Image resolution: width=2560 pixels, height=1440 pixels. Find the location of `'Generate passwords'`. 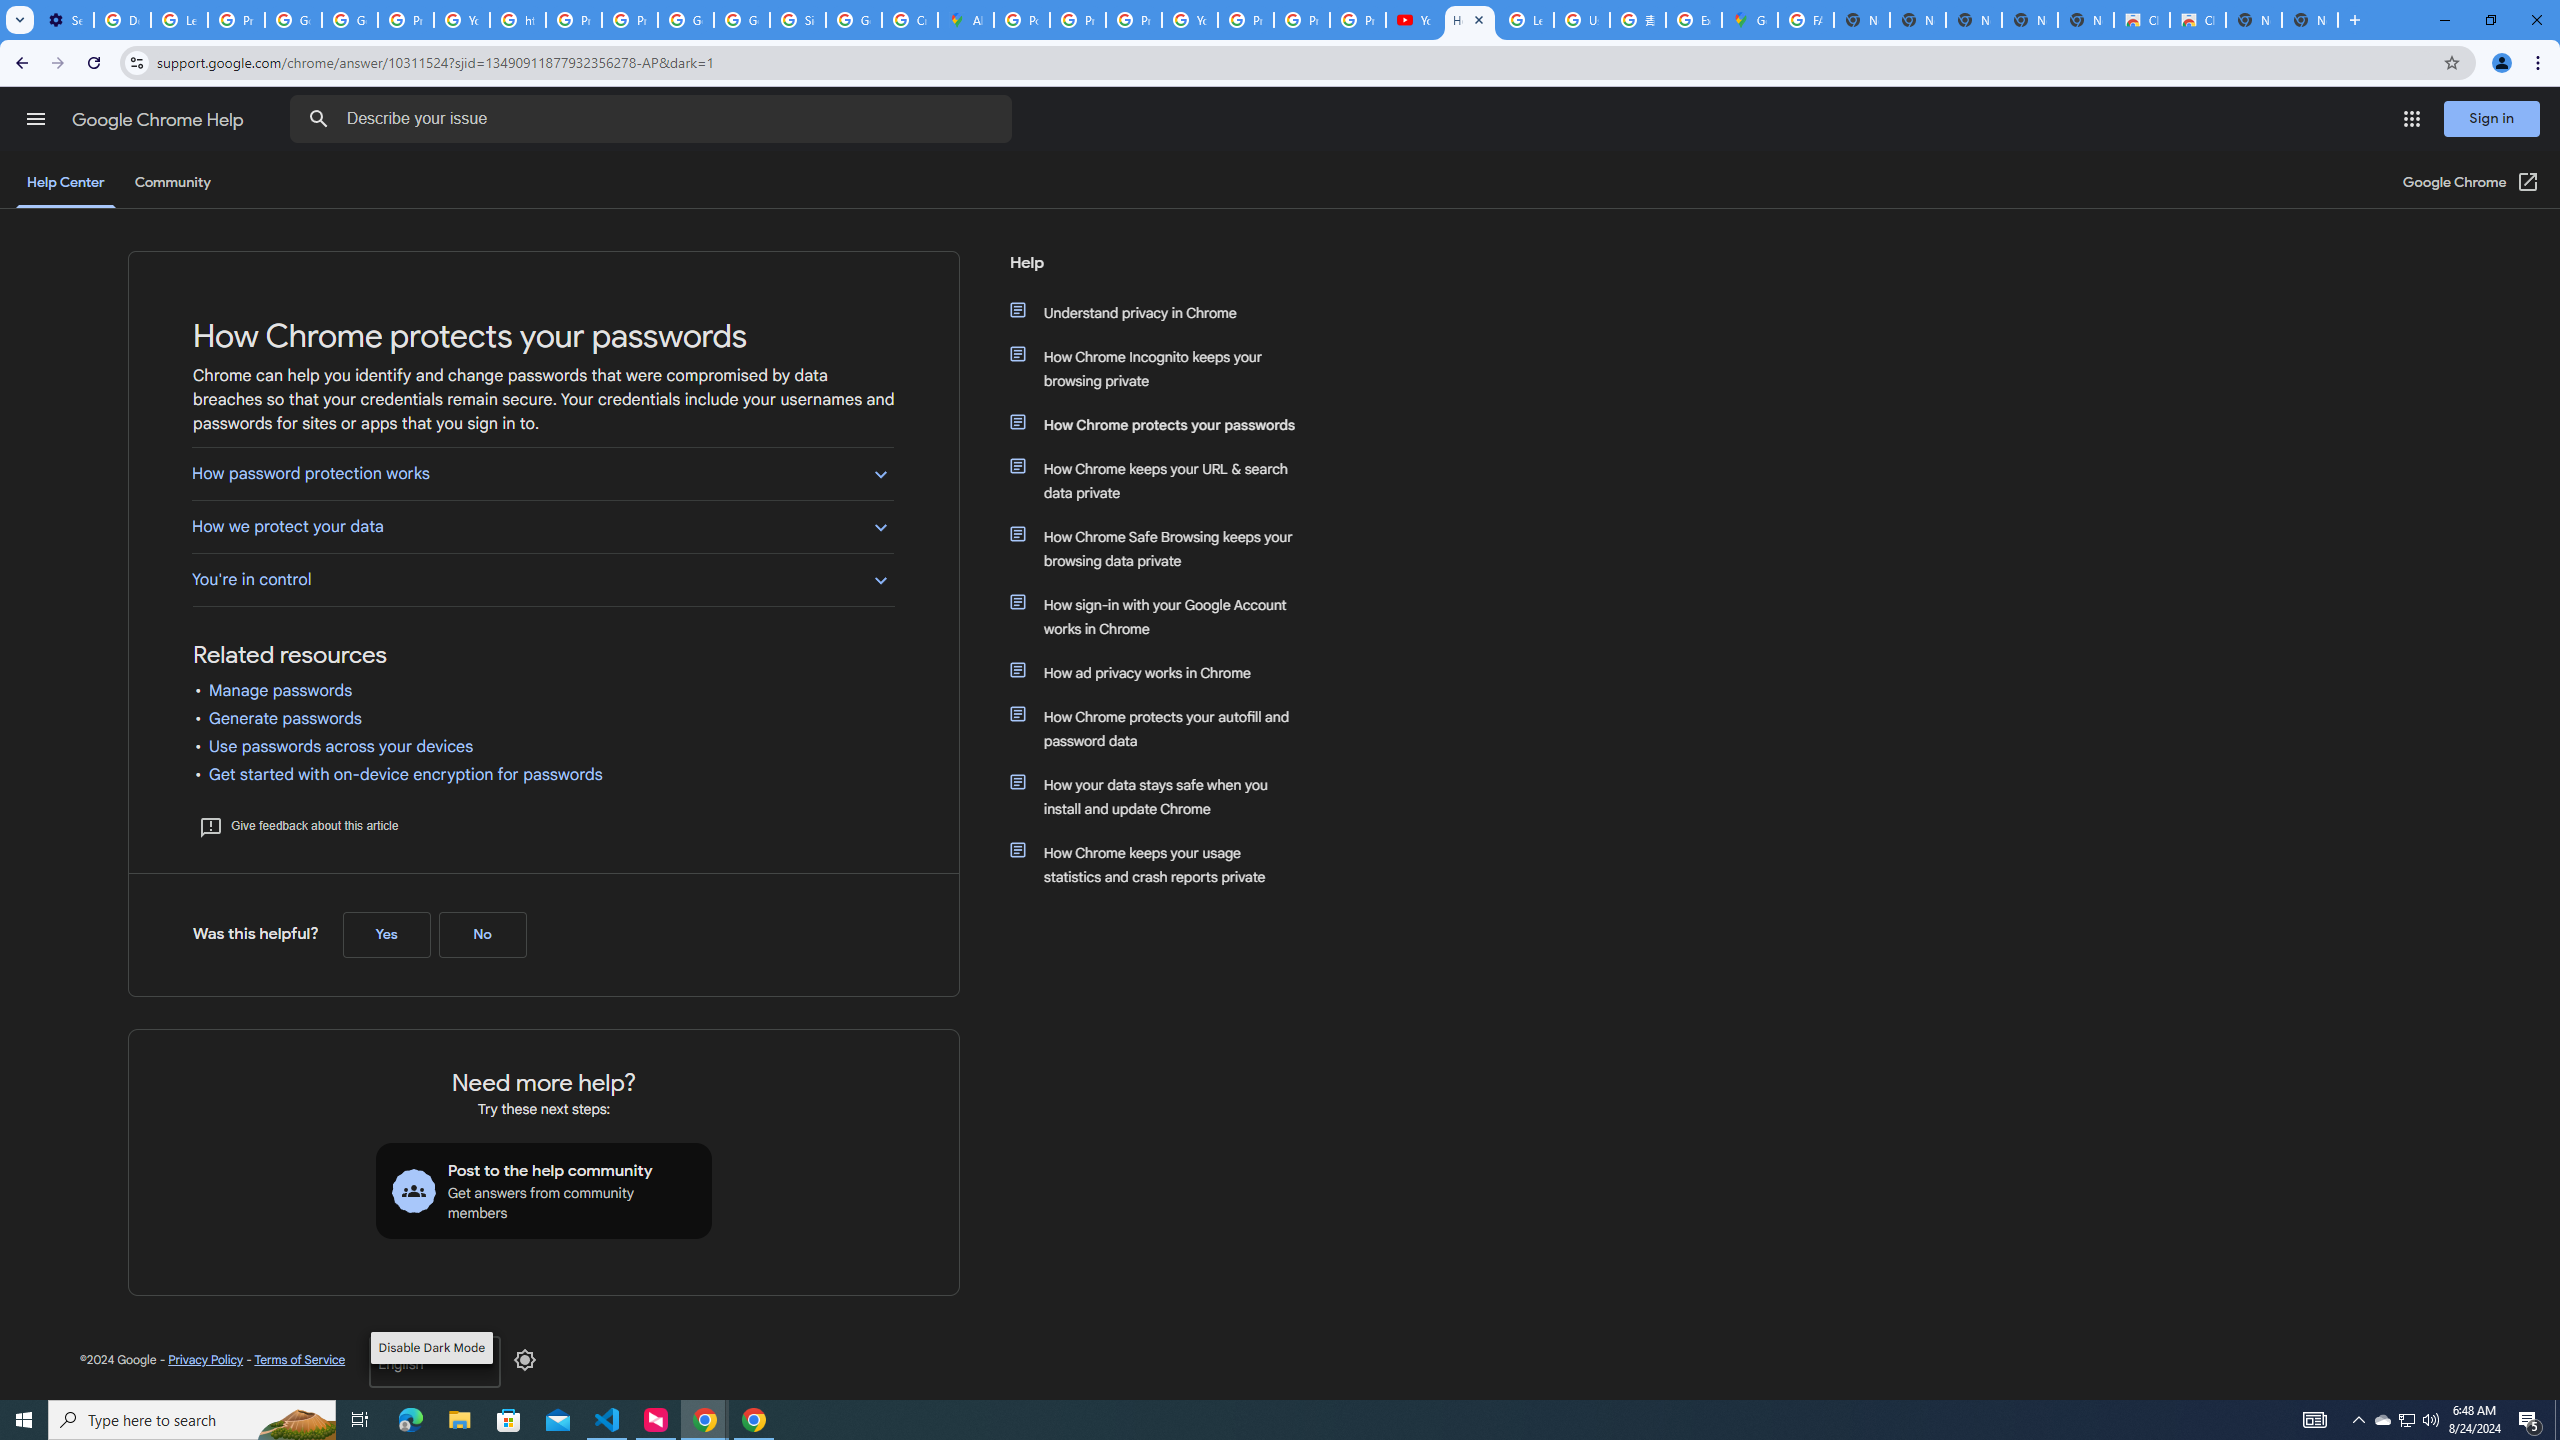

'Generate passwords' is located at coordinates (285, 717).